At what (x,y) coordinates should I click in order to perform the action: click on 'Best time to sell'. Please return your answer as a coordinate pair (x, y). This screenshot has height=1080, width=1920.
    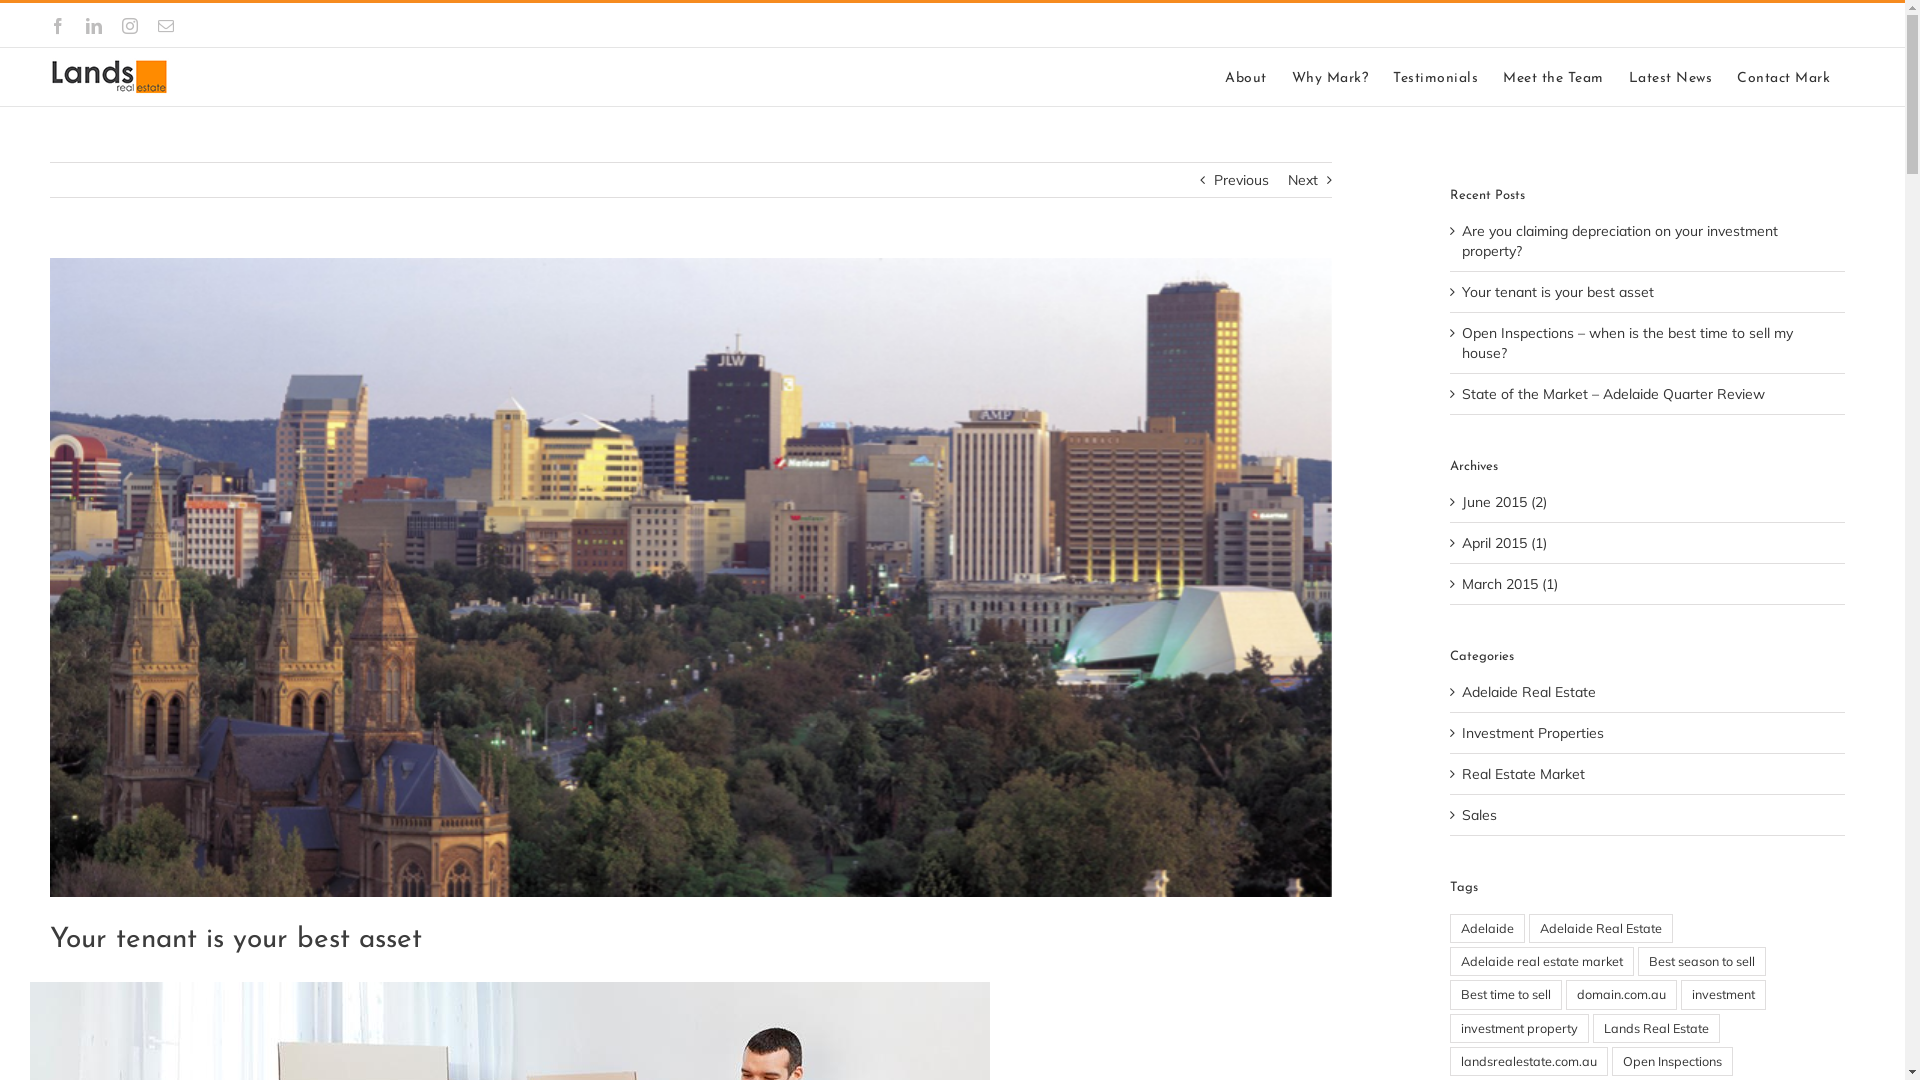
    Looking at the image, I should click on (1506, 994).